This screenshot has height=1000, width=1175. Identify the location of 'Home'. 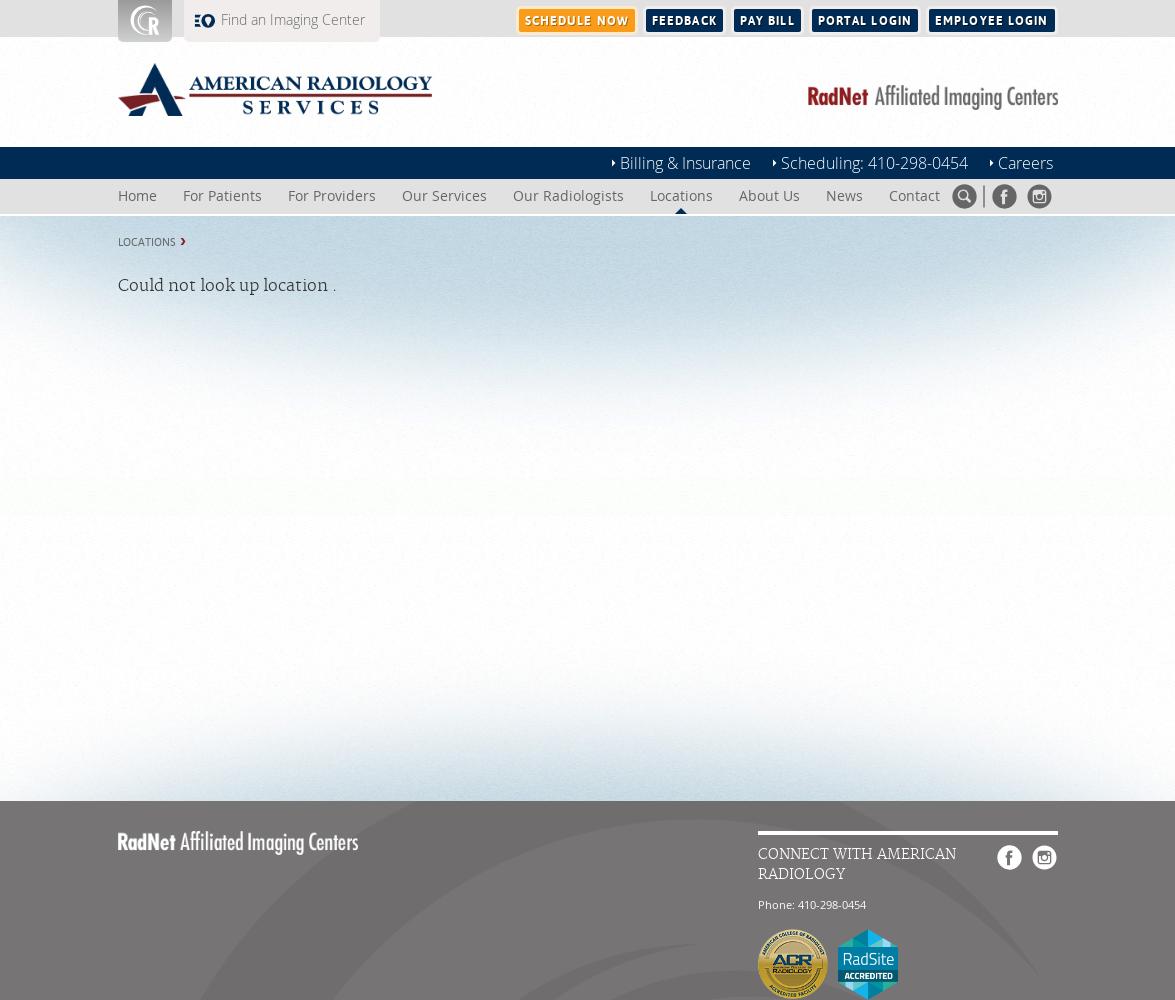
(136, 195).